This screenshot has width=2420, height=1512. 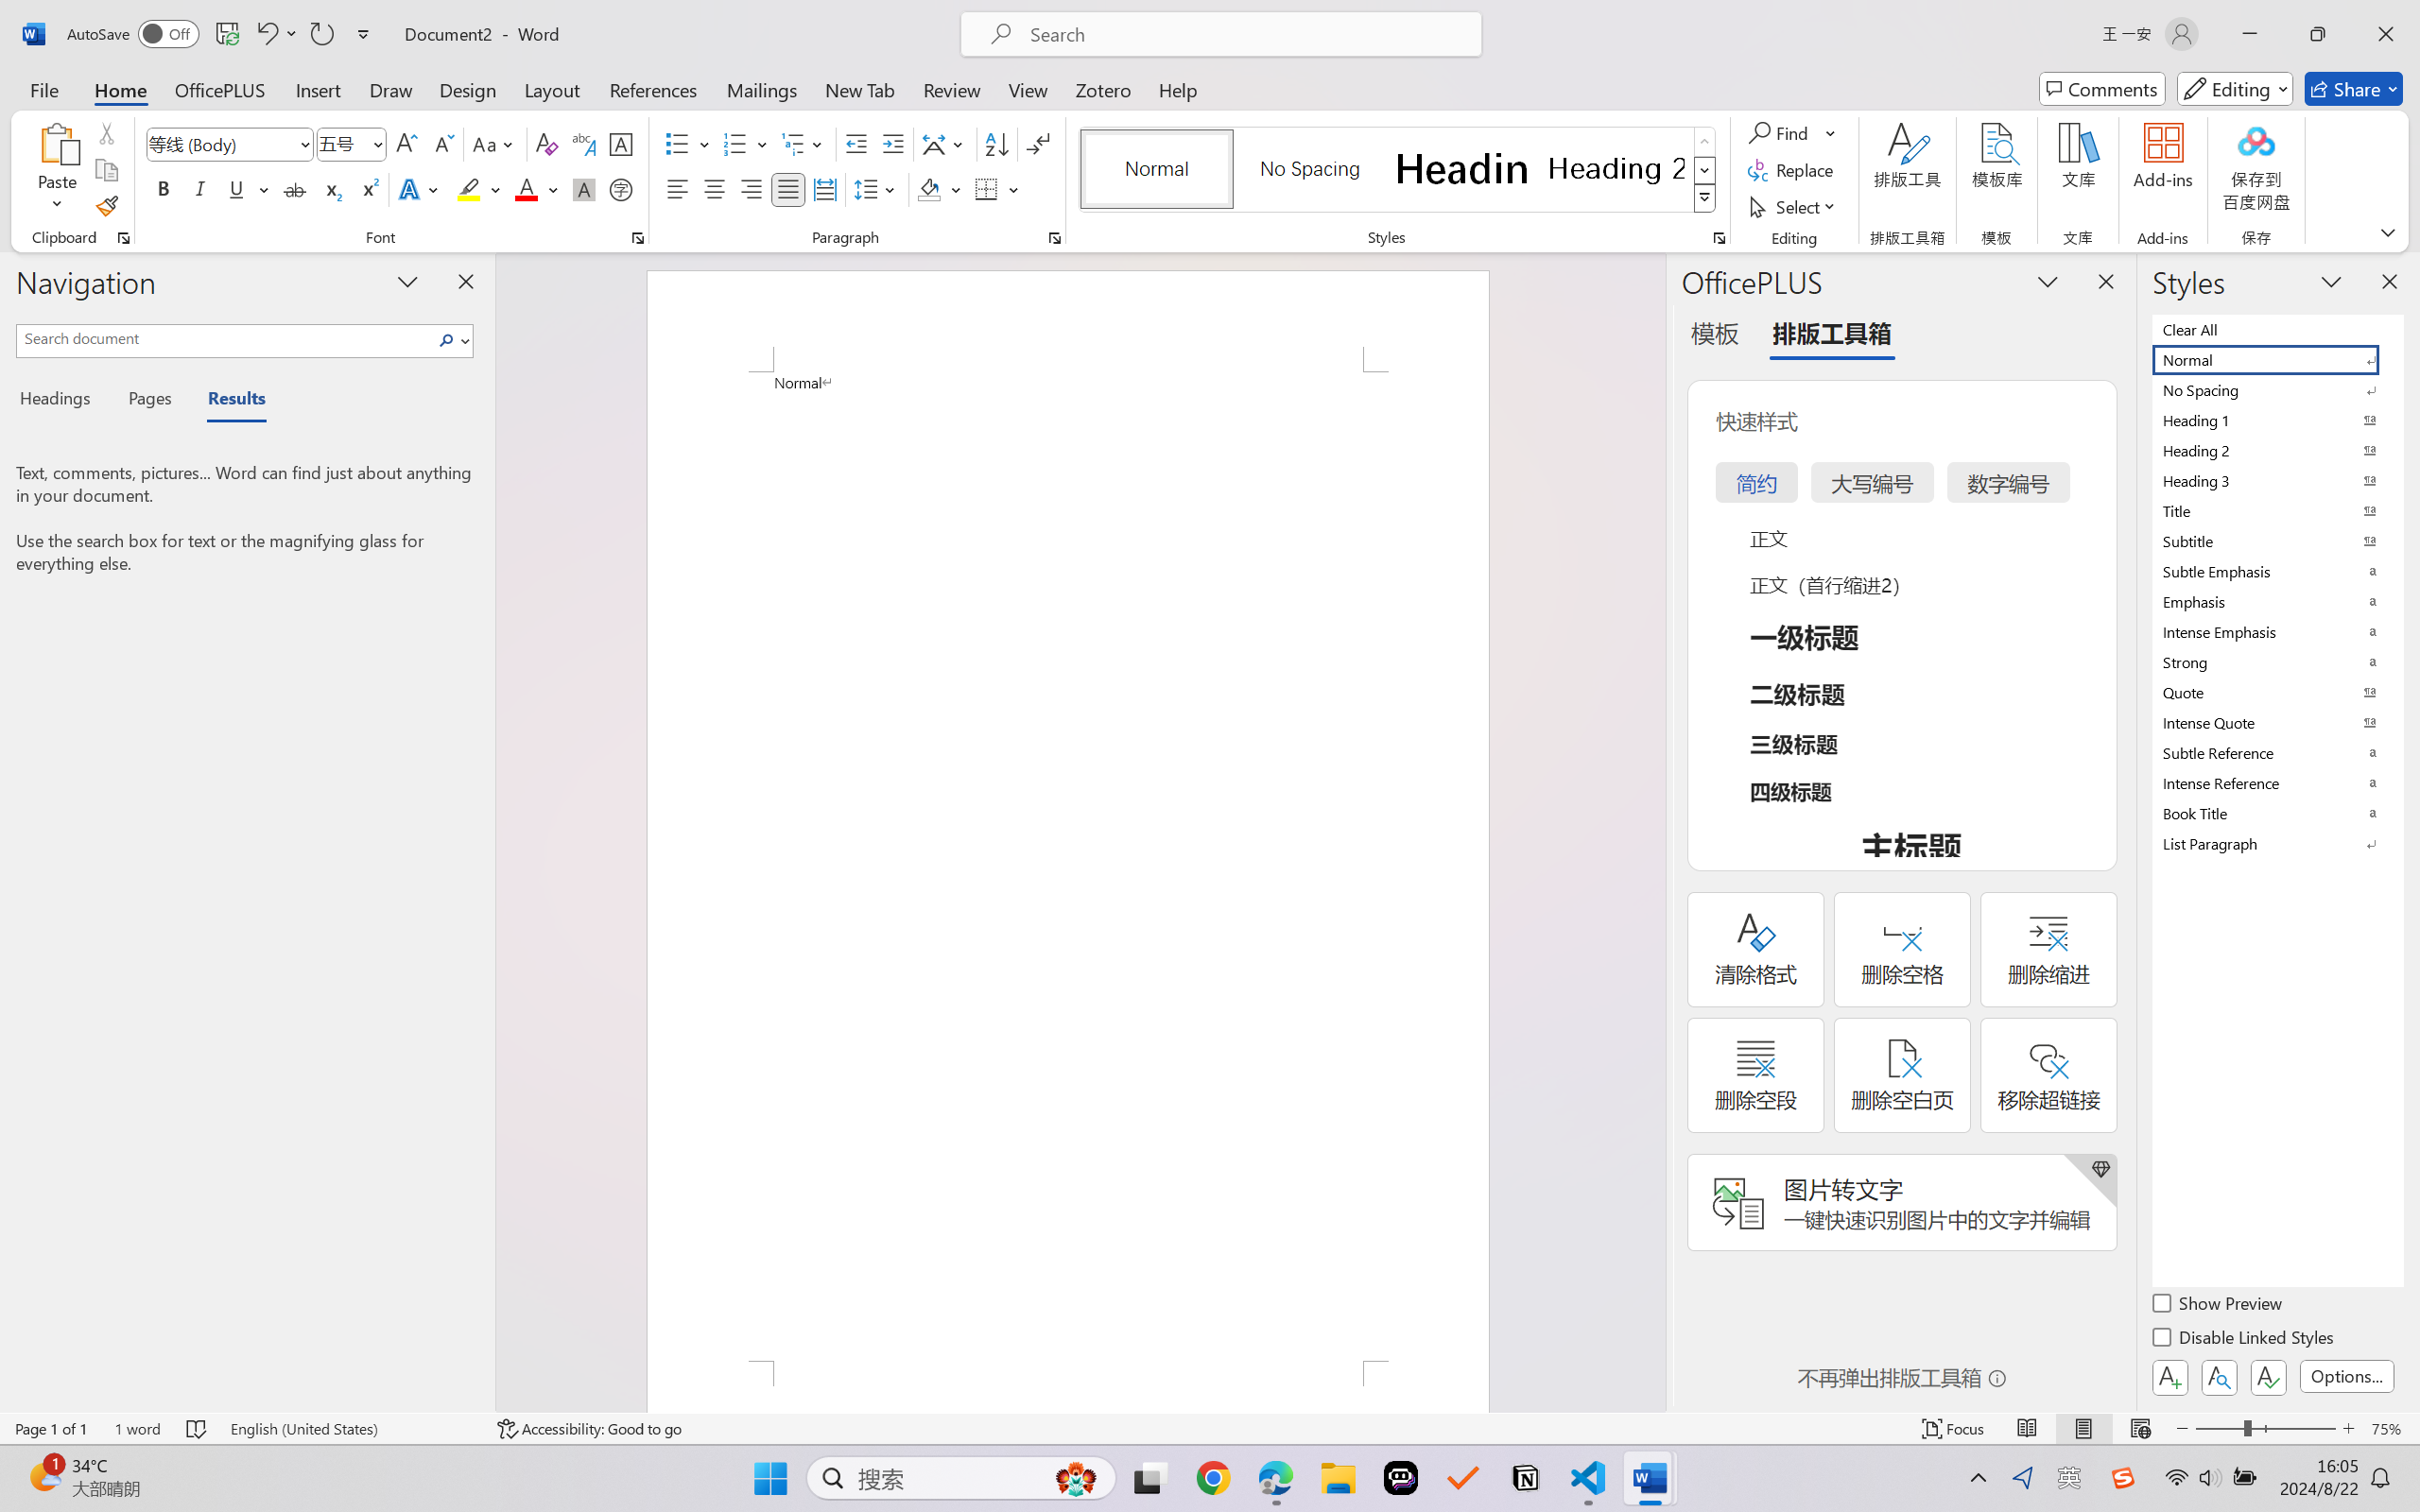 I want to click on 'Multilevel List', so click(x=804, y=144).